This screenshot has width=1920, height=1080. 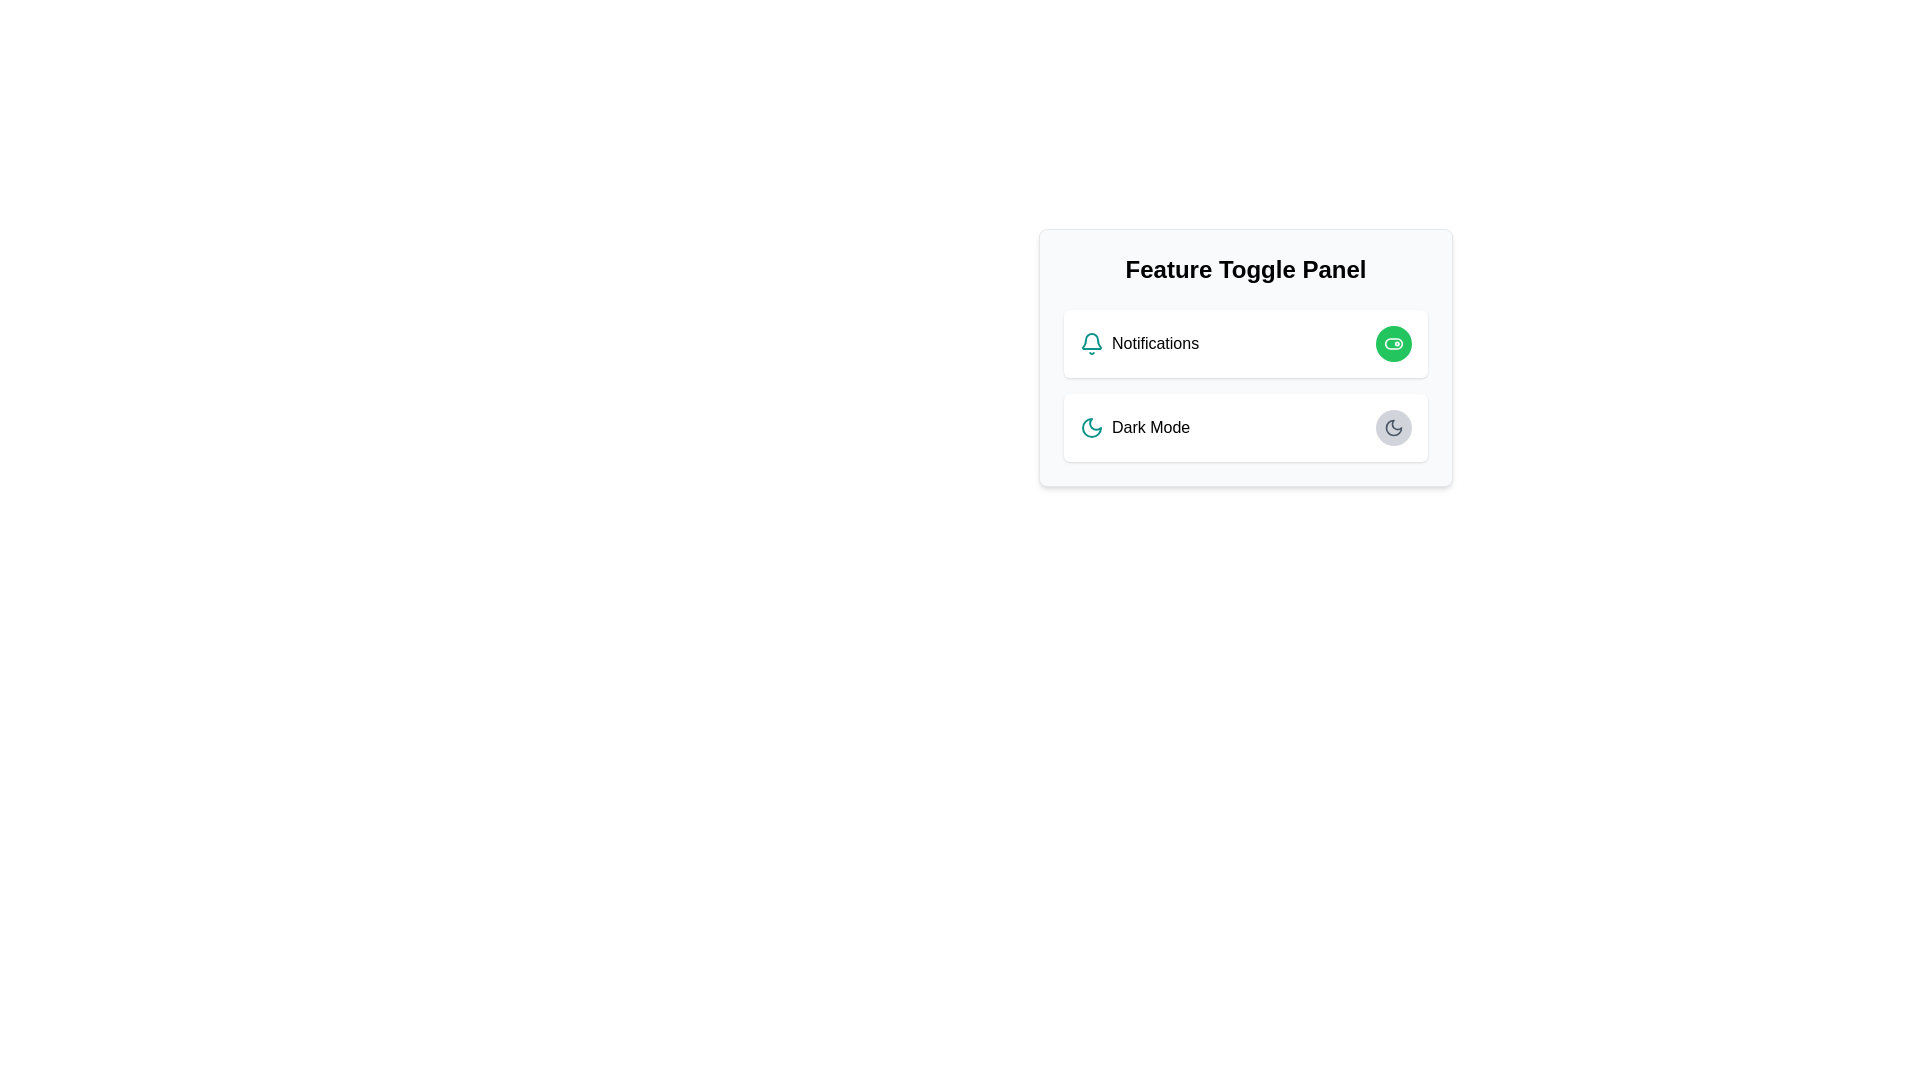 I want to click on the toggle background of the toggle switch adjacent to the 'Notifications' label, so click(x=1392, y=342).